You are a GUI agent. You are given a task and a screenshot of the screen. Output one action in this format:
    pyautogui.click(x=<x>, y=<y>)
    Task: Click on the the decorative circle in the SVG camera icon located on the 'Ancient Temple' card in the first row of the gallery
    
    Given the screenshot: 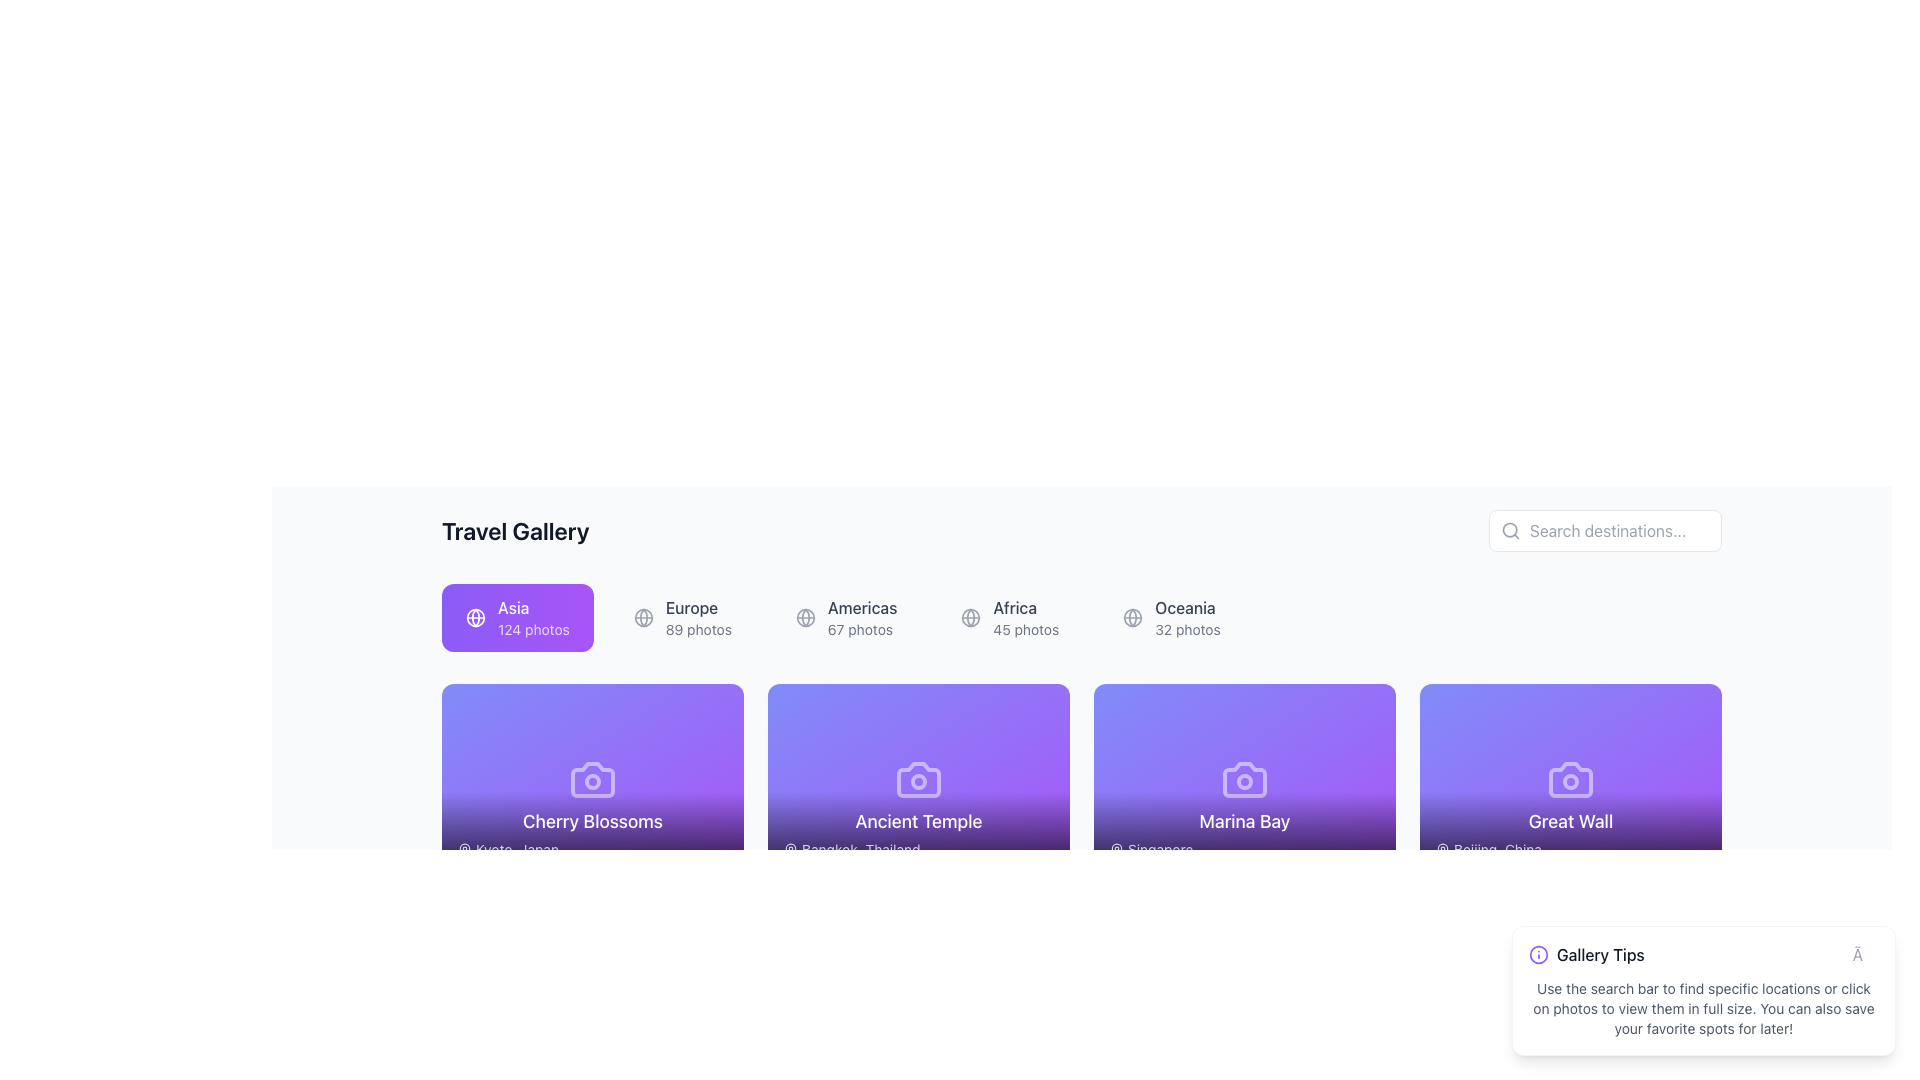 What is the action you would take?
    pyautogui.click(x=917, y=781)
    